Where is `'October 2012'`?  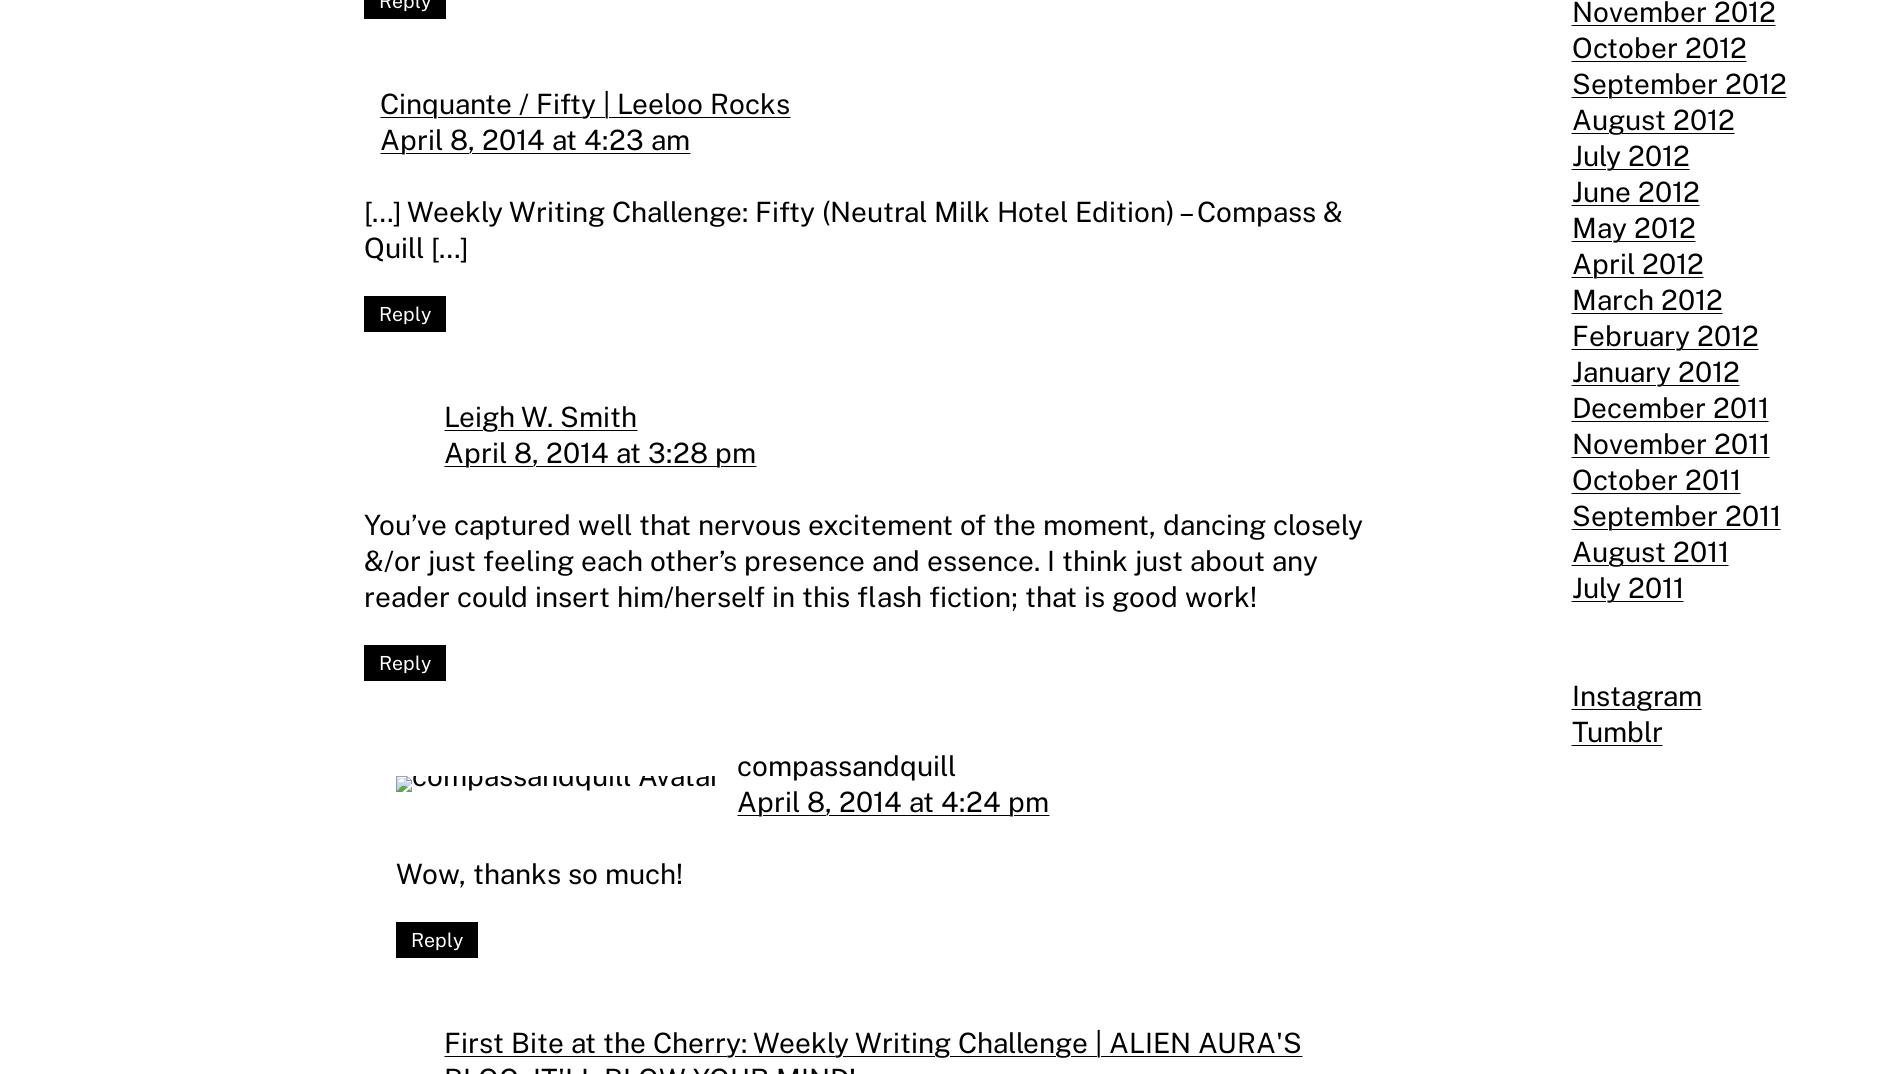
'October 2012' is located at coordinates (1658, 46).